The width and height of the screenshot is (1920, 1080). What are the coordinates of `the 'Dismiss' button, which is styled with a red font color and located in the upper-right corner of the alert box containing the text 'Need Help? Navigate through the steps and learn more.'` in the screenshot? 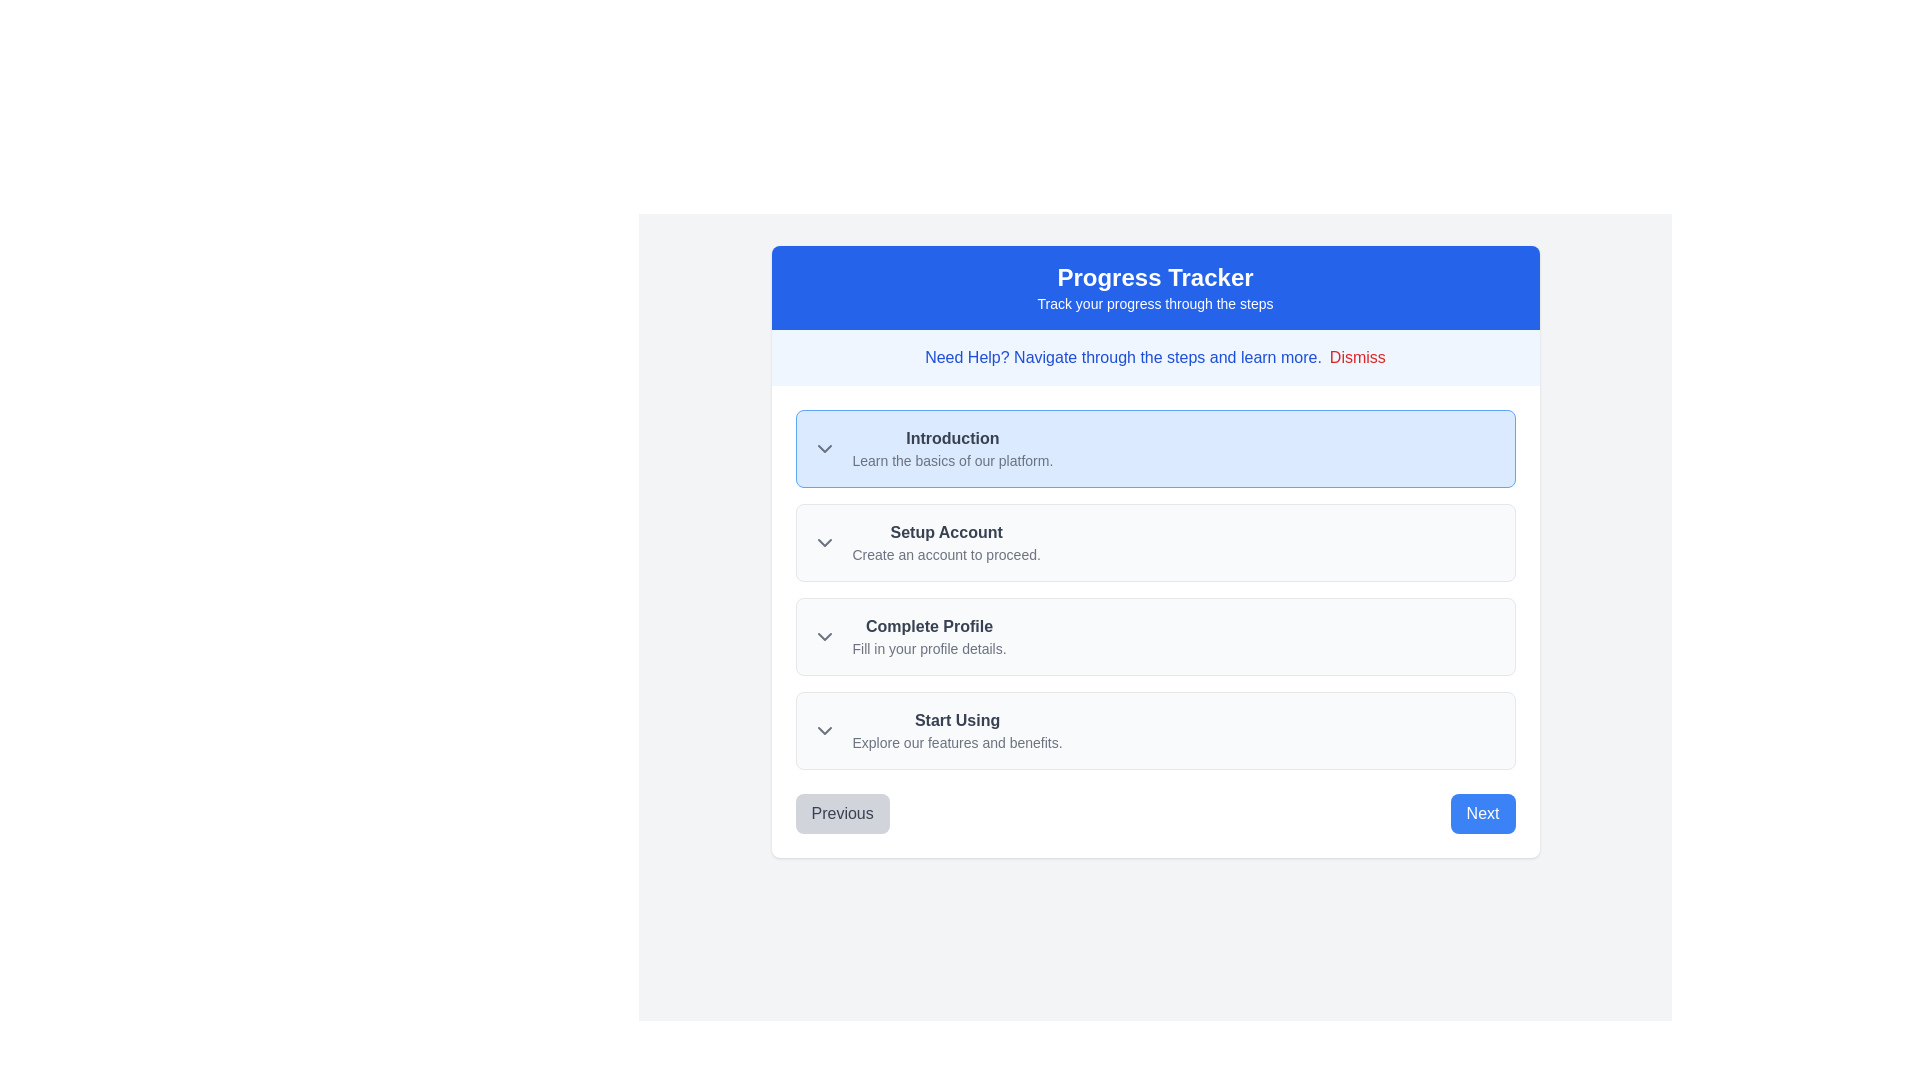 It's located at (1357, 357).